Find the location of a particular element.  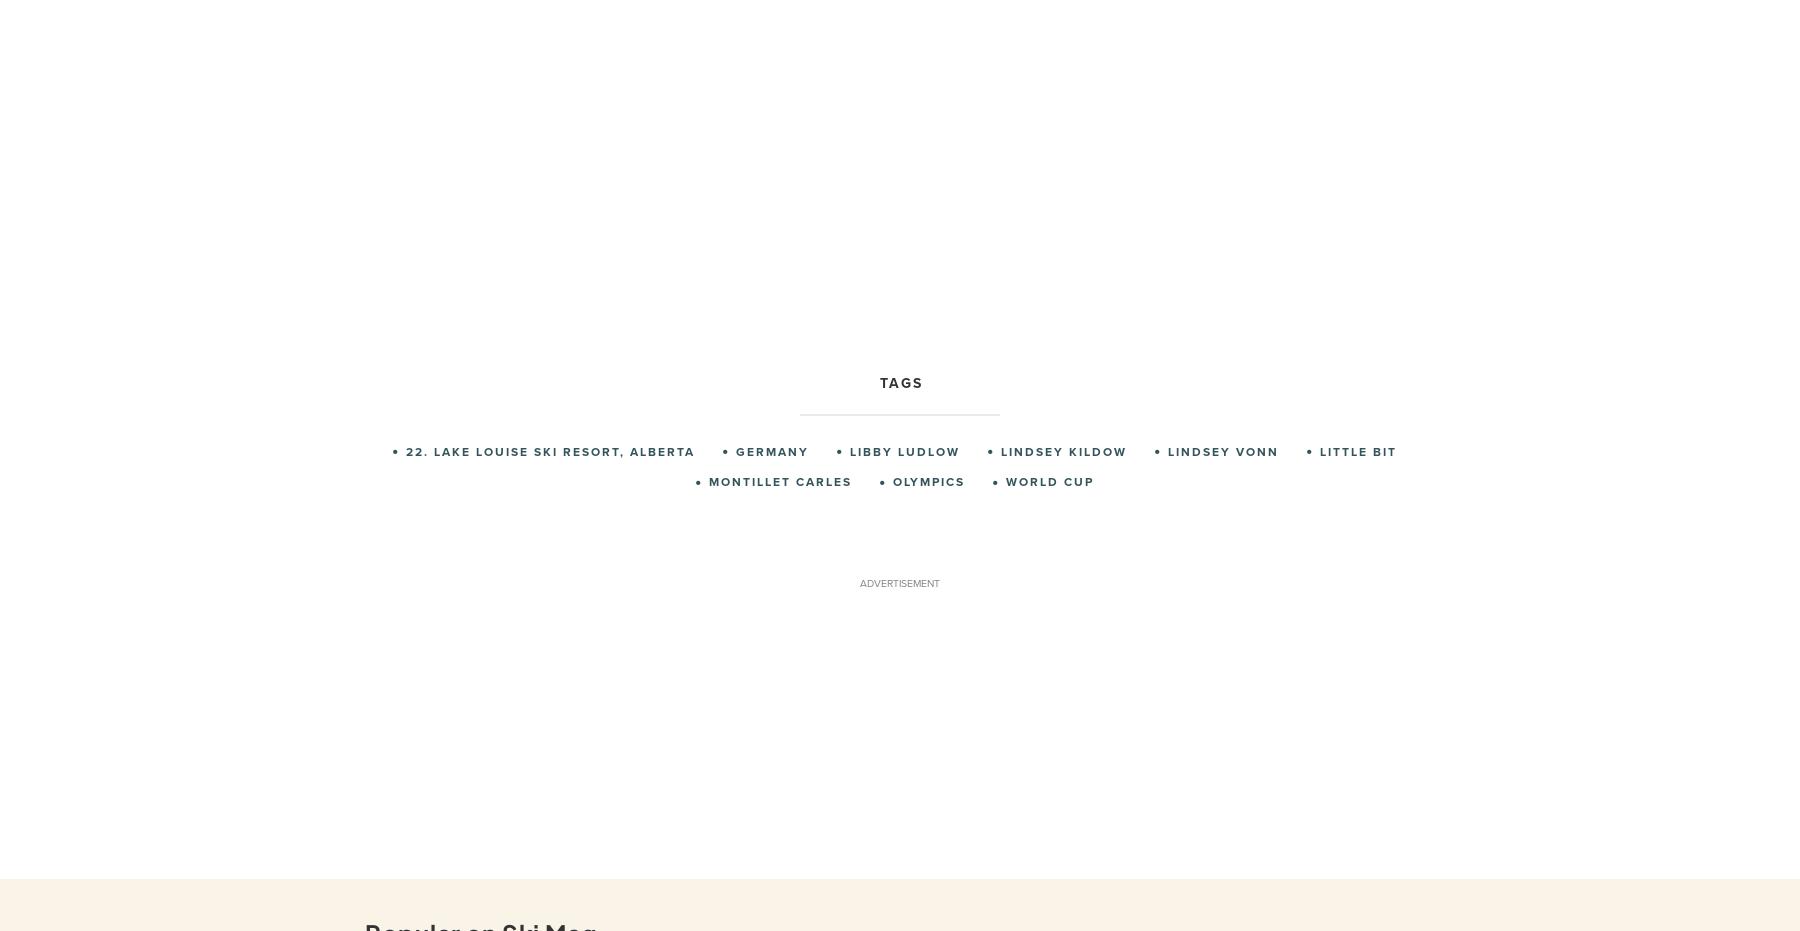

'montillet carles' is located at coordinates (779, 481).